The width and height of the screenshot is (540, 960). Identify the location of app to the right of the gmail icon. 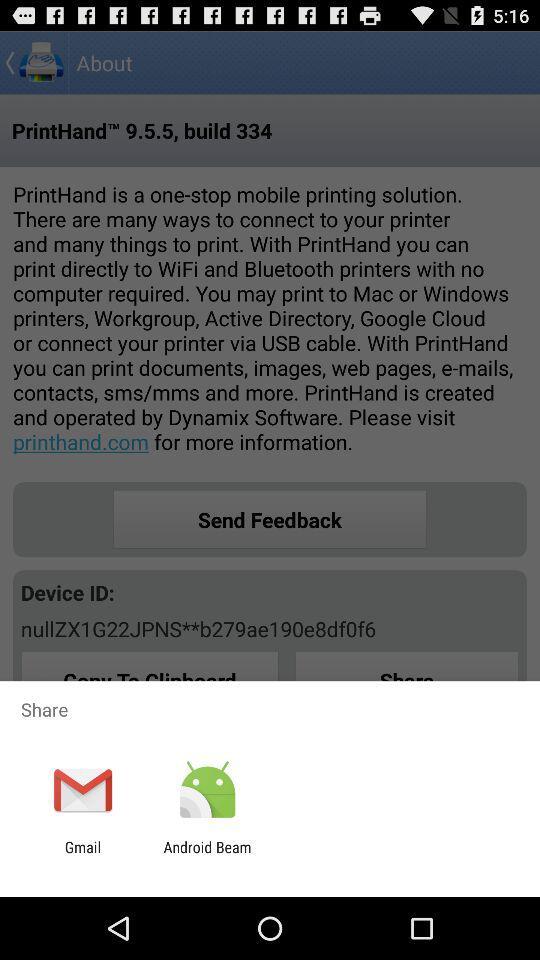
(206, 855).